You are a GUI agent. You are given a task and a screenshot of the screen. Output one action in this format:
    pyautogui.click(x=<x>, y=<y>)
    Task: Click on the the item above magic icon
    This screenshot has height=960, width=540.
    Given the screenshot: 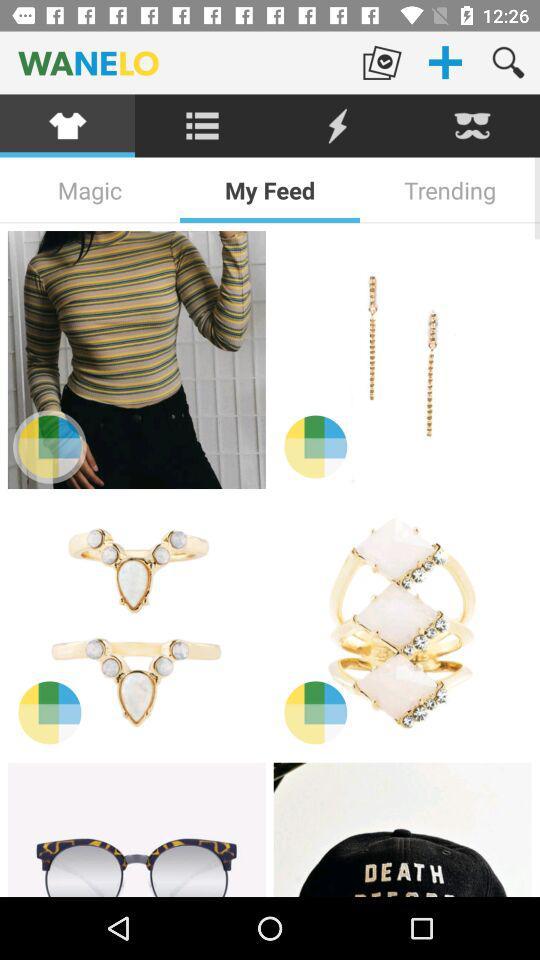 What is the action you would take?
    pyautogui.click(x=202, y=125)
    